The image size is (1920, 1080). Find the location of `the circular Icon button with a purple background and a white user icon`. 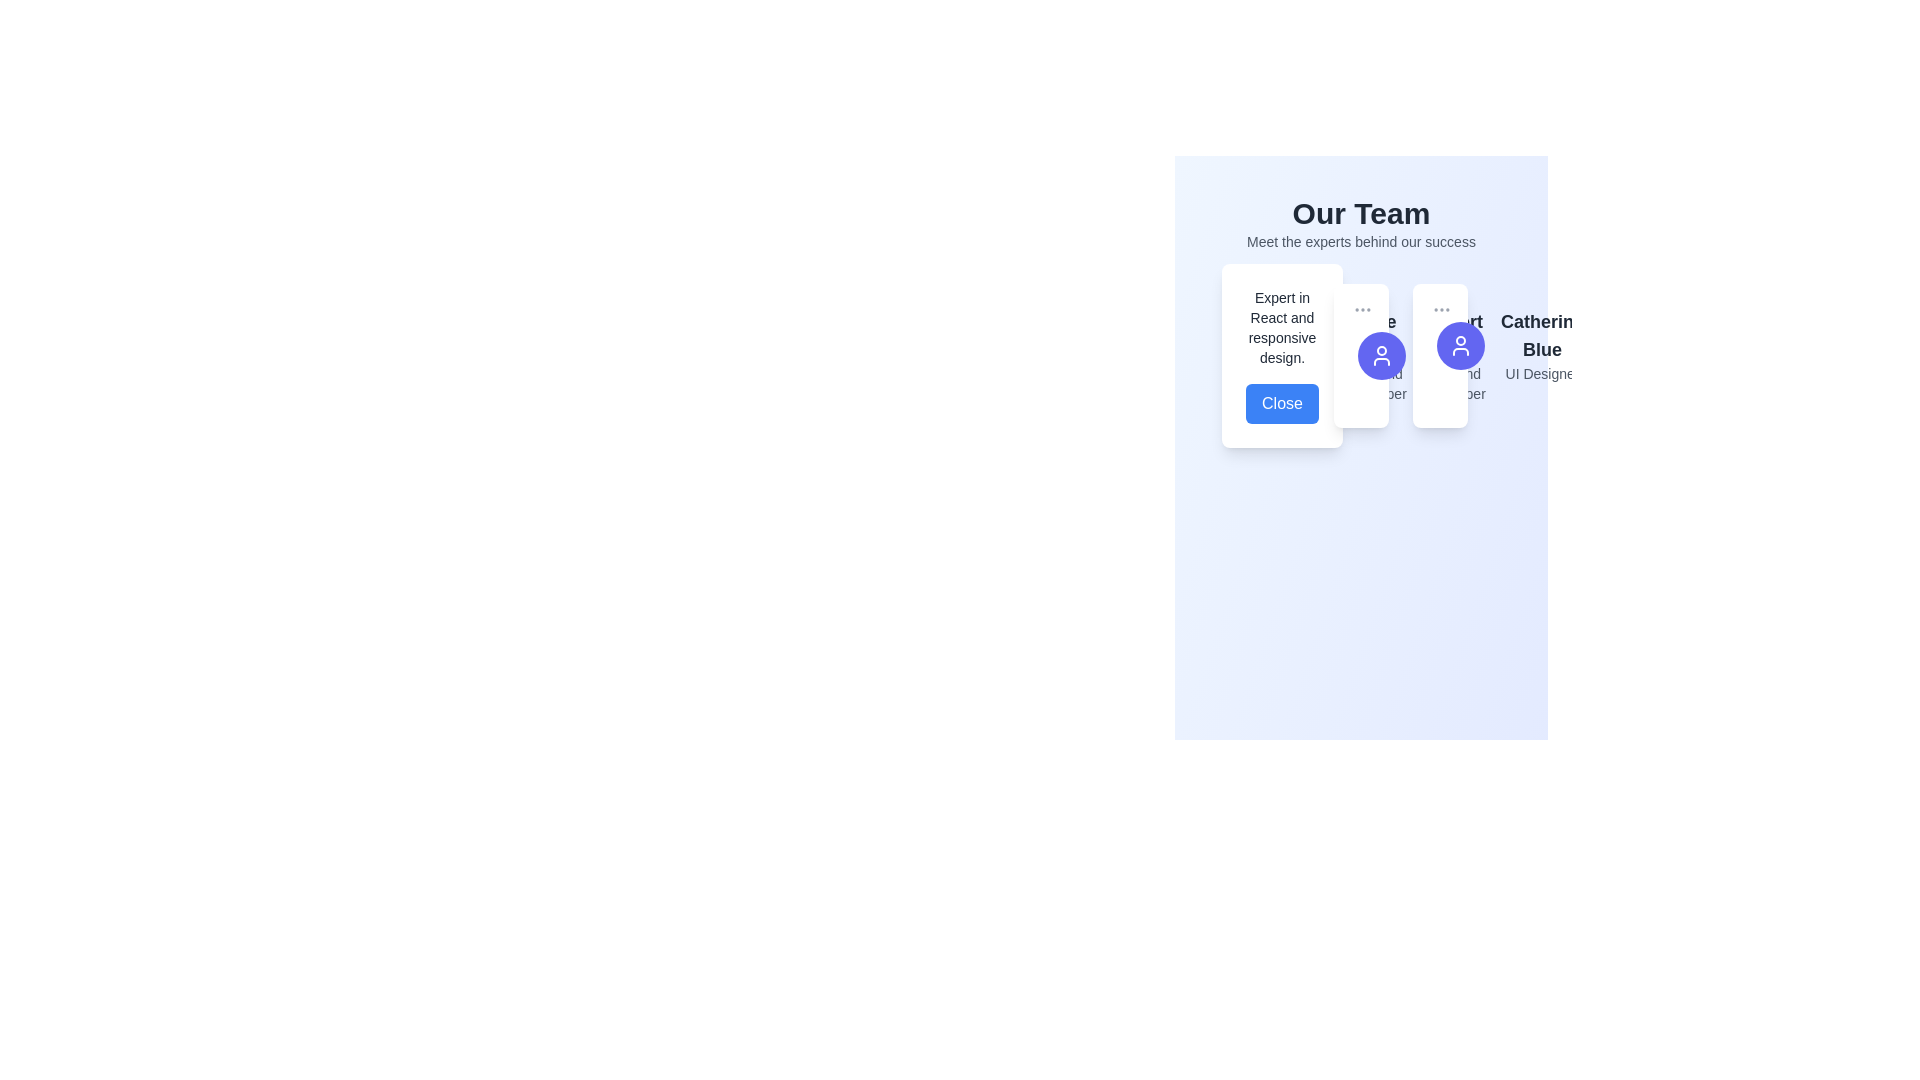

the circular Icon button with a purple background and a white user icon is located at coordinates (1460, 345).